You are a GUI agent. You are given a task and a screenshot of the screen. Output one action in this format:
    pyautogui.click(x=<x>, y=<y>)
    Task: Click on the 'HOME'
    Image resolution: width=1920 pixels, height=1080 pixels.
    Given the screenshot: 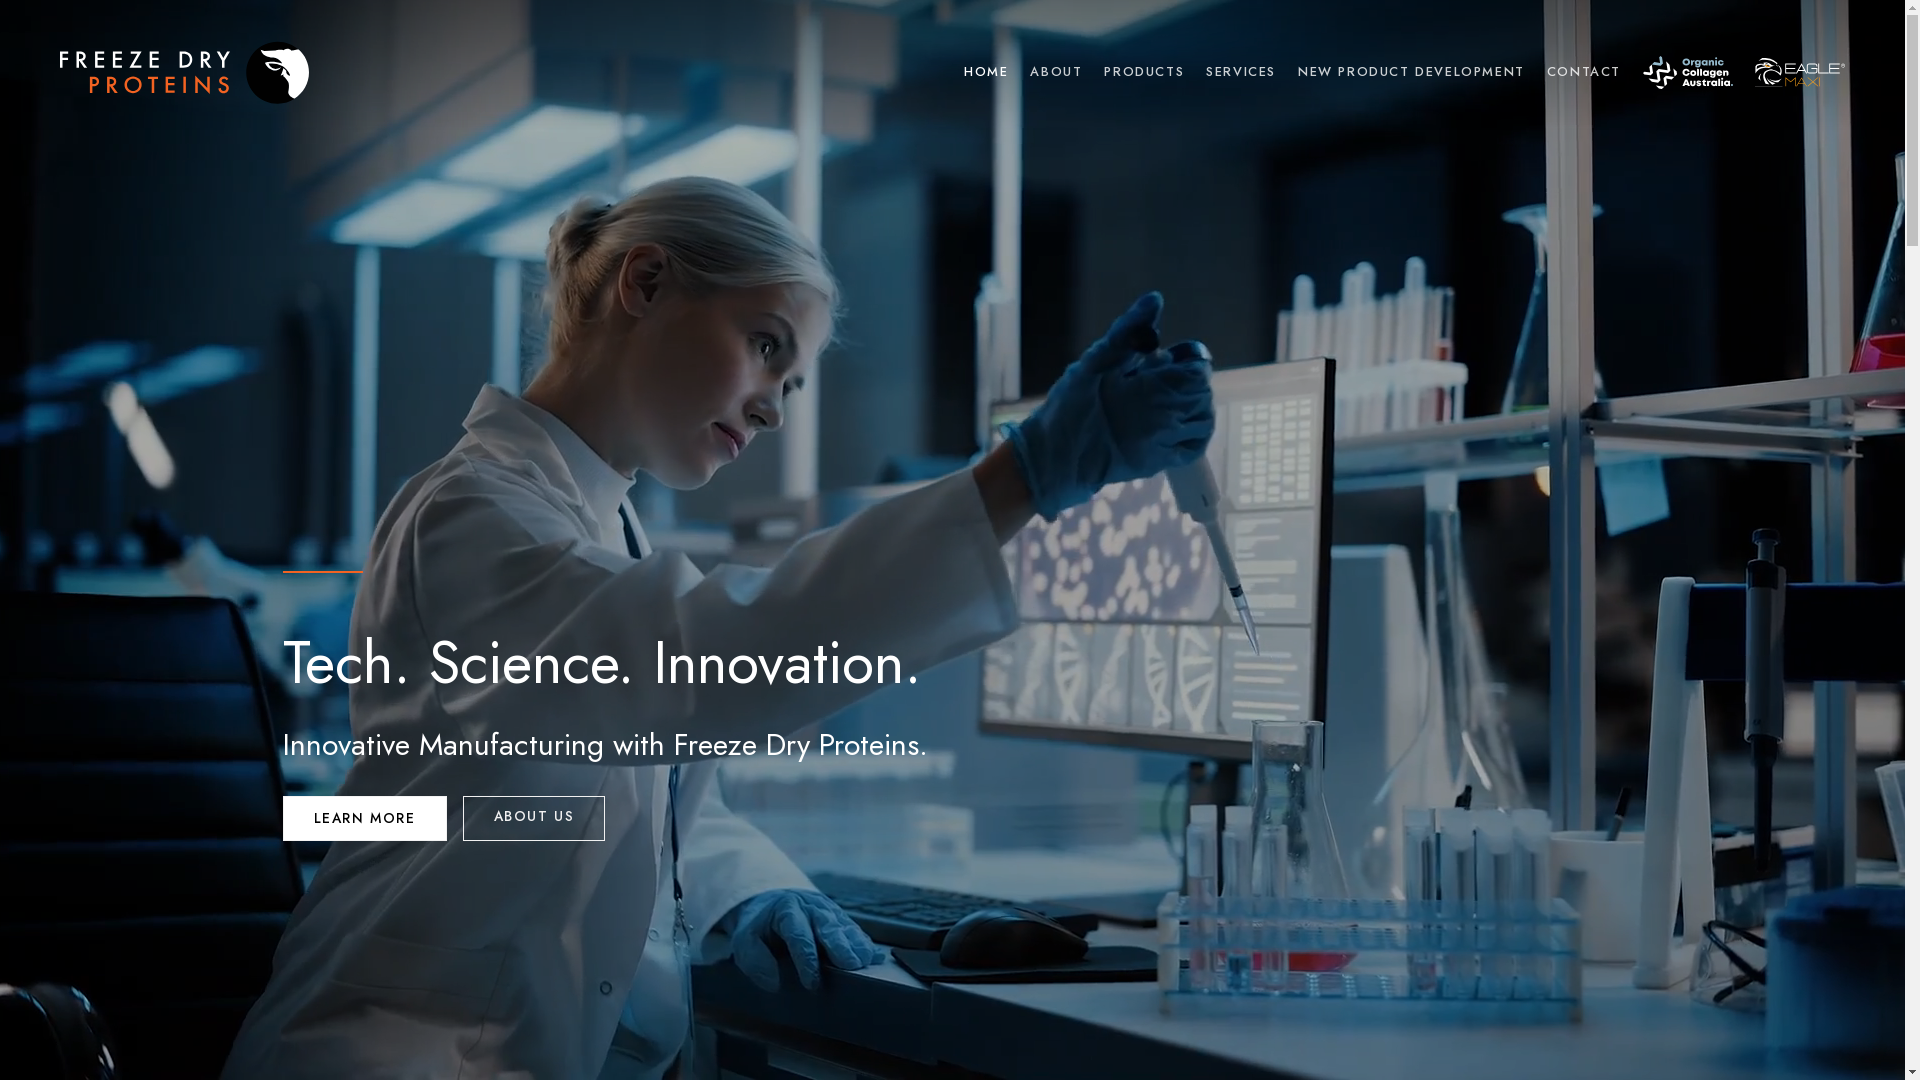 What is the action you would take?
    pyautogui.click(x=985, y=71)
    